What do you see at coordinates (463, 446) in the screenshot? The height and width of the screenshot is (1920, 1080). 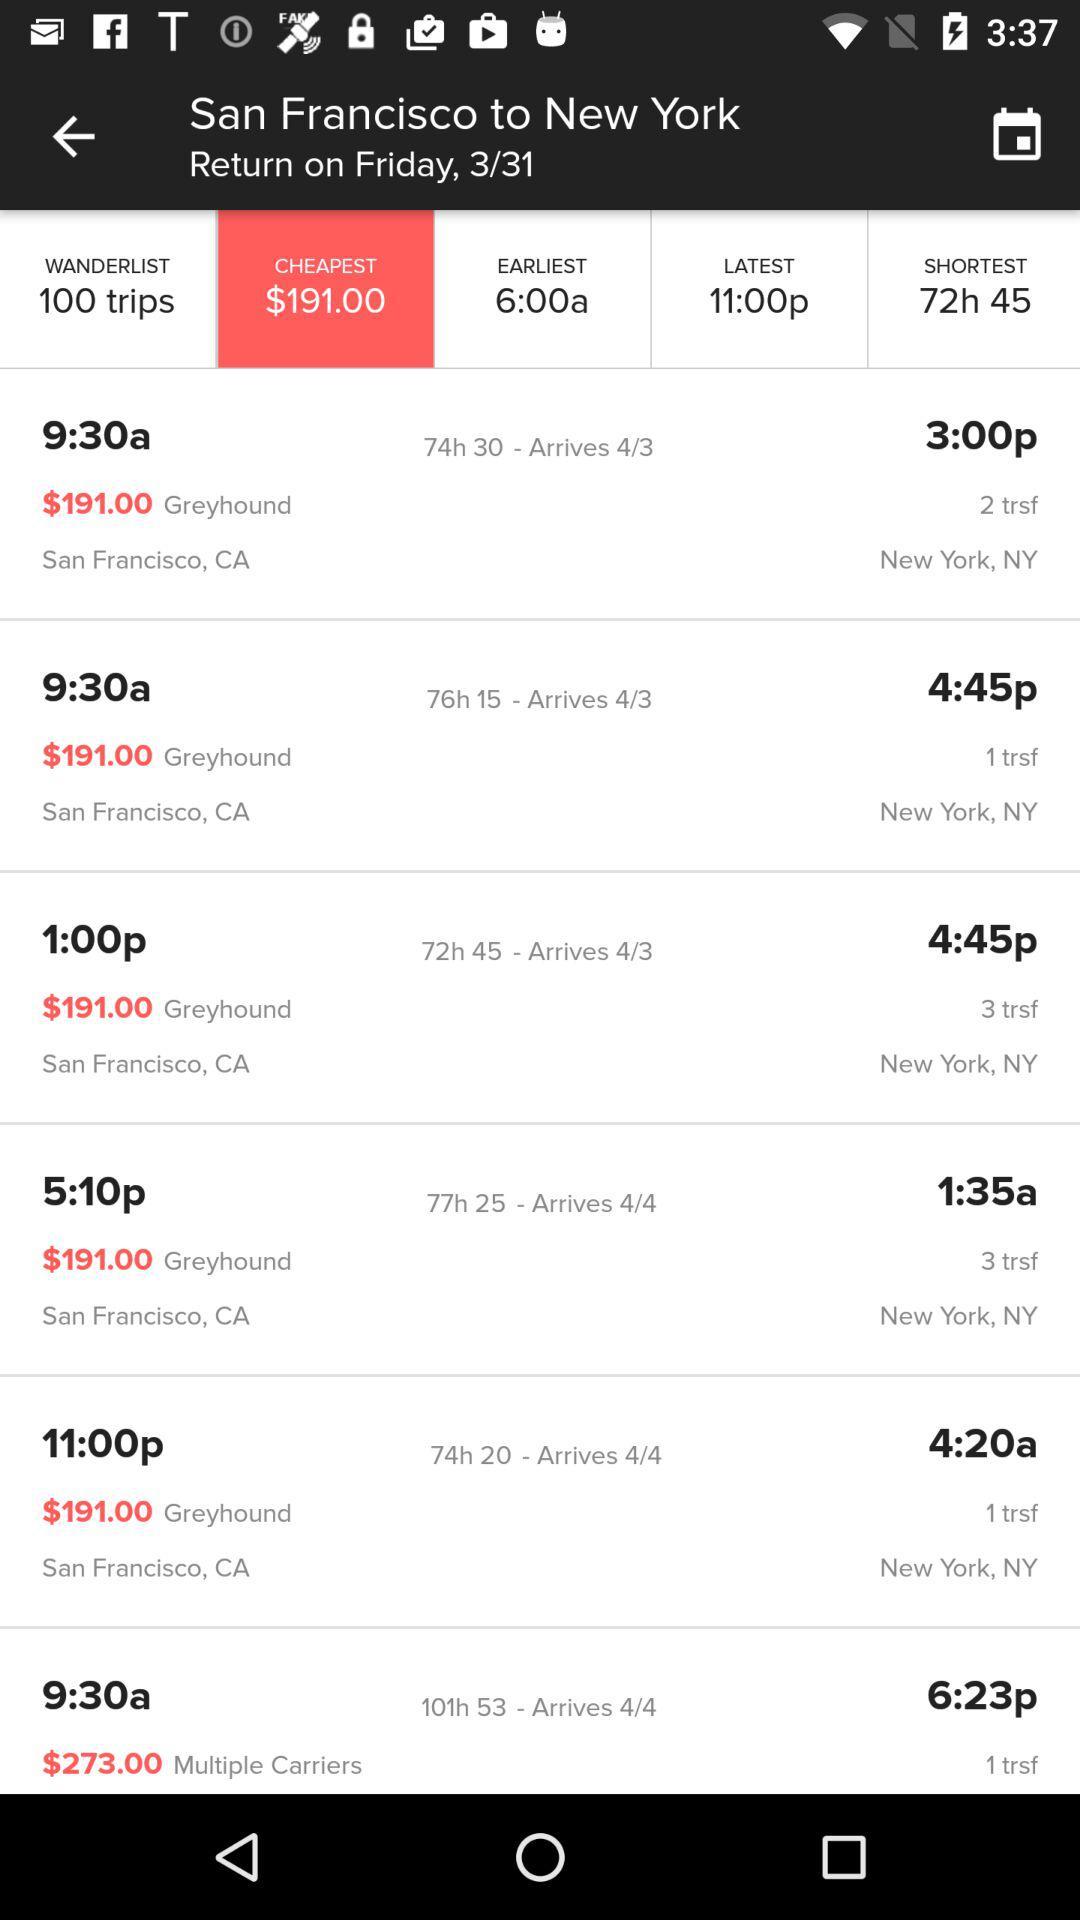 I see `icon to the right of 9:30a` at bounding box center [463, 446].